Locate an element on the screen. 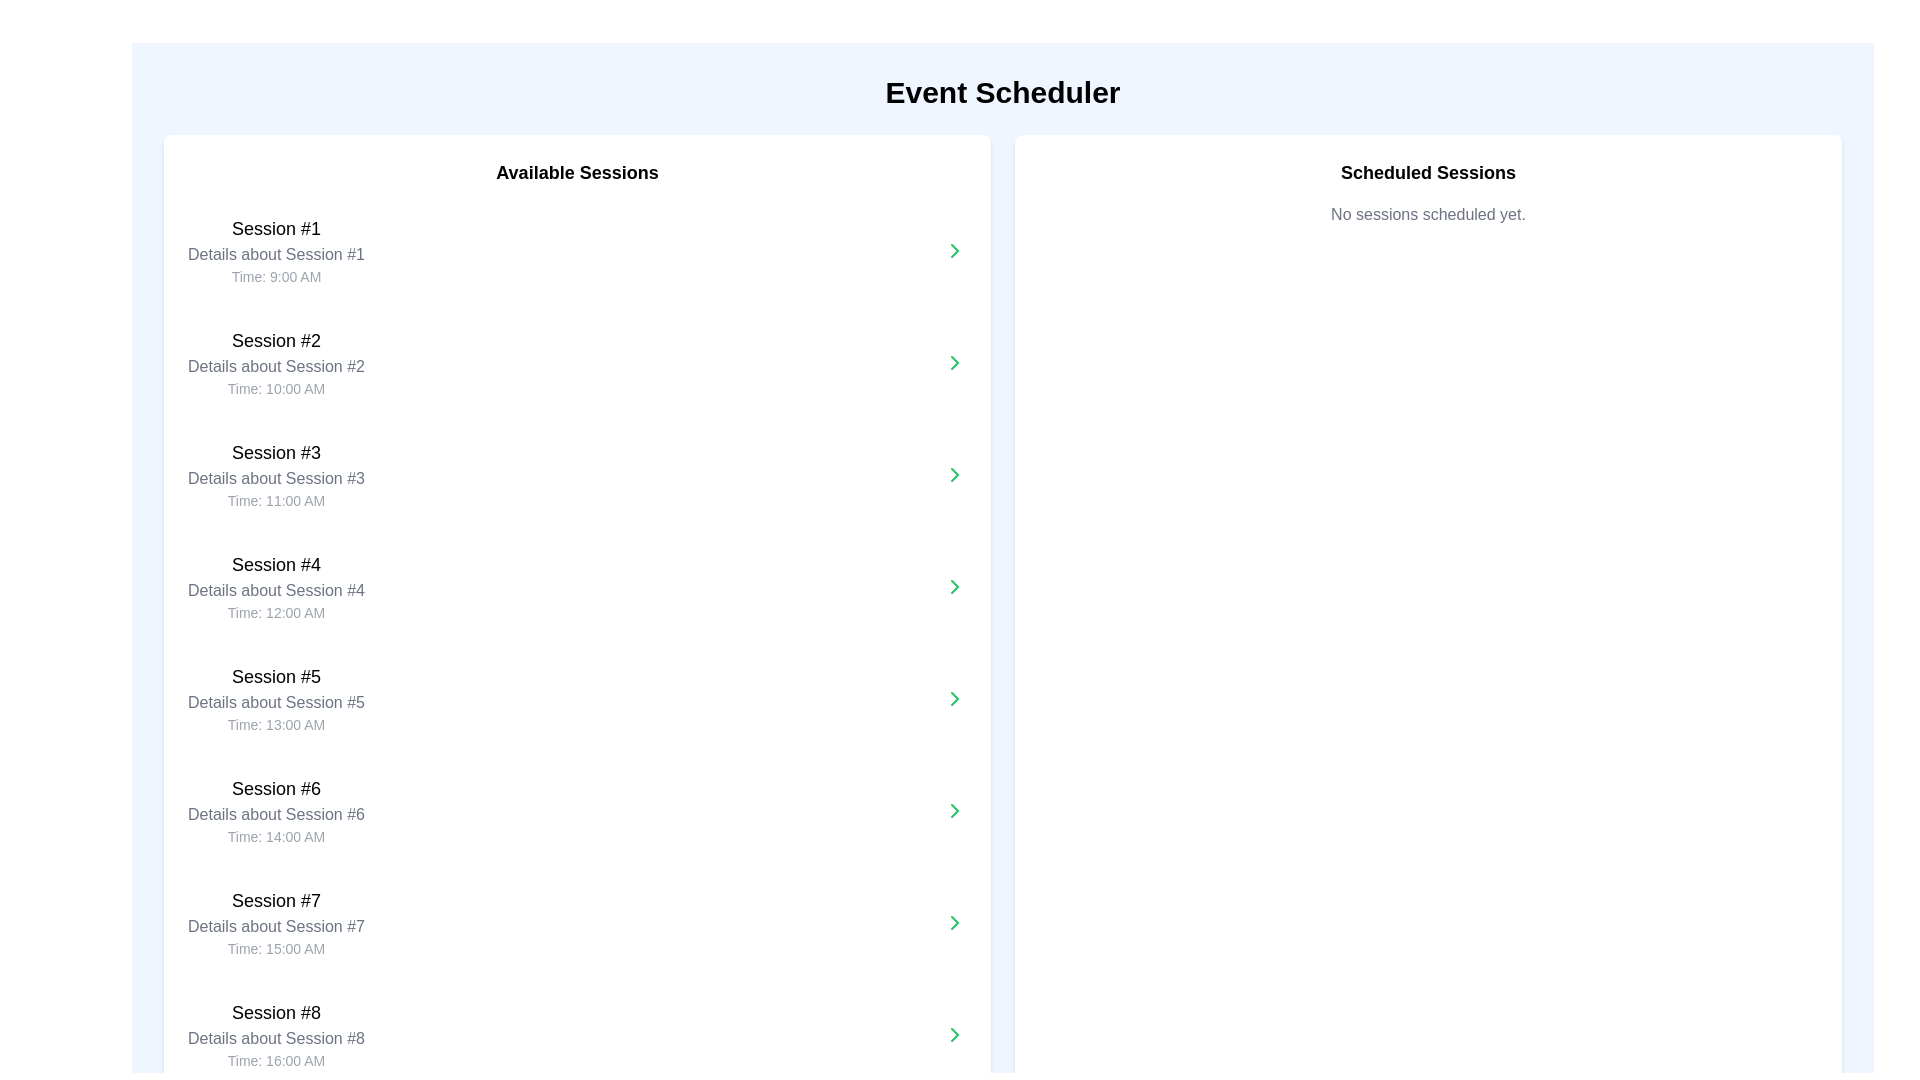 The height and width of the screenshot is (1080, 1920). static text label displaying 'Time: 13:00 AM' which is positioned below 'Details about Session #5' in the session details box is located at coordinates (275, 725).